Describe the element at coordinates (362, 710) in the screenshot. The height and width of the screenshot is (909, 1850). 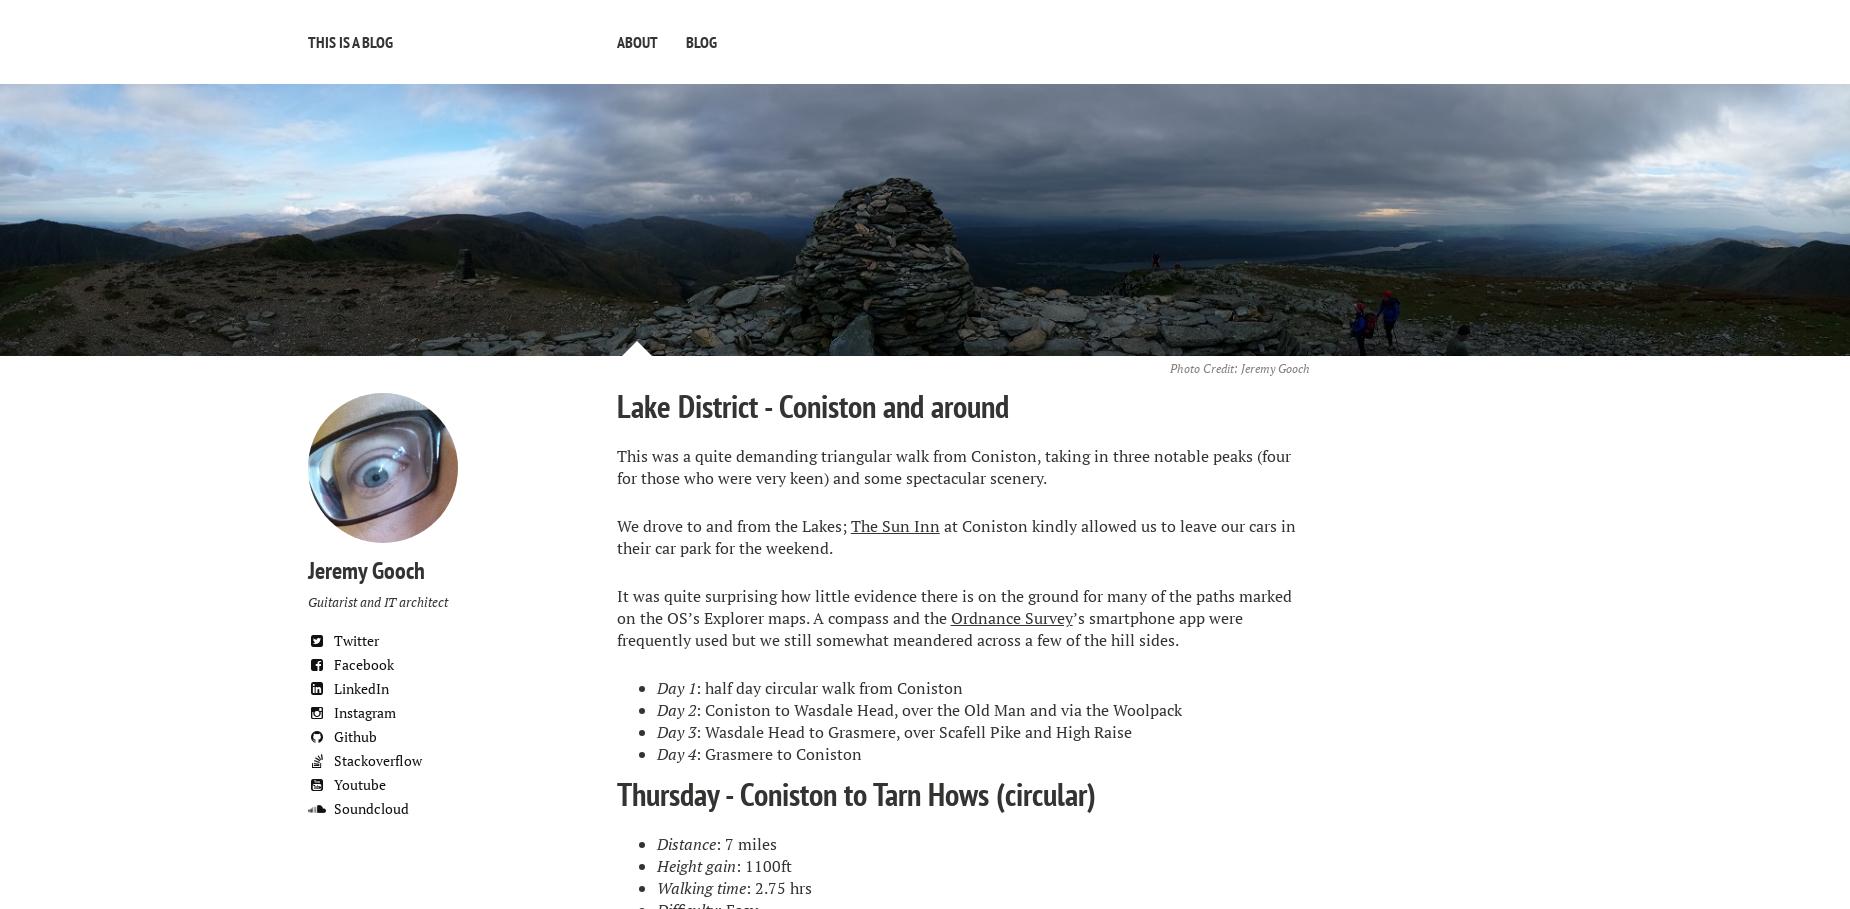
I see `'Instagram'` at that location.